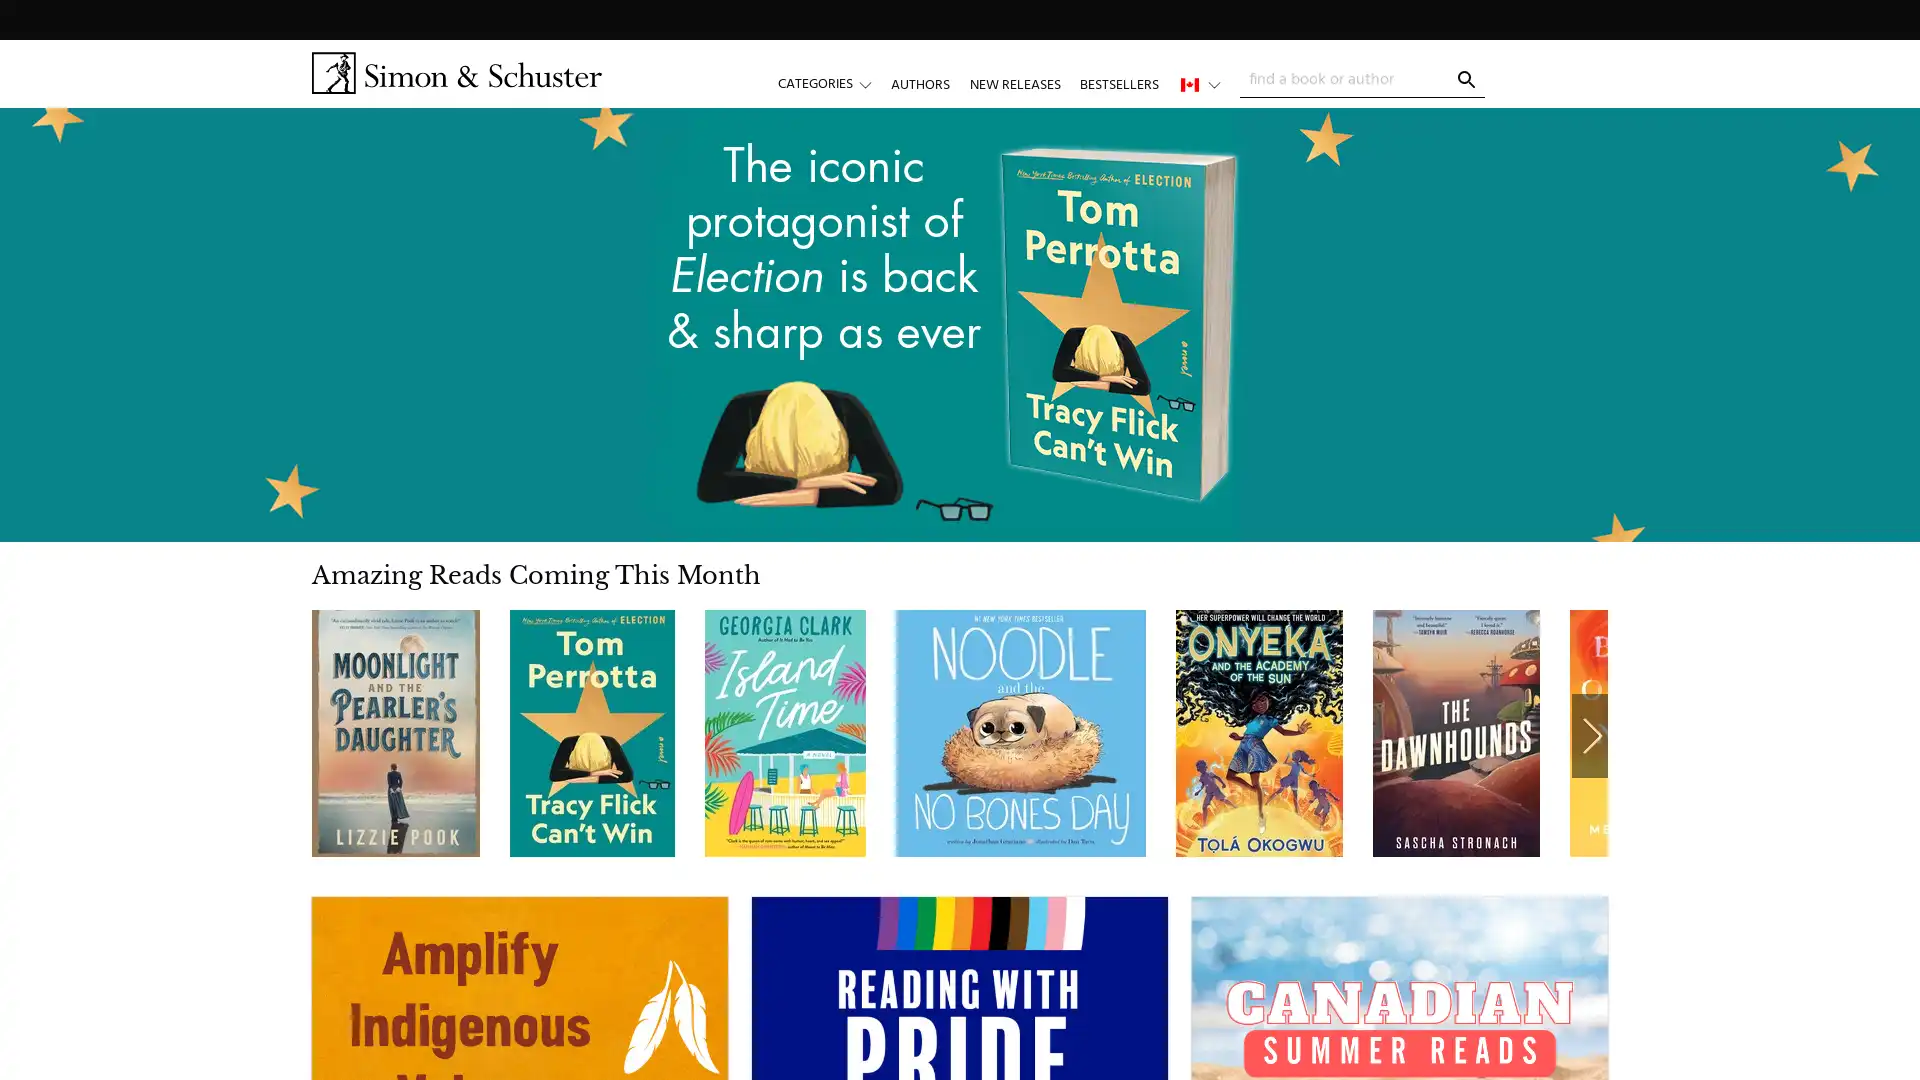 The height and width of the screenshot is (1080, 1920). Describe the element at coordinates (455, 72) in the screenshot. I see `Simon & Schuster Logo` at that location.